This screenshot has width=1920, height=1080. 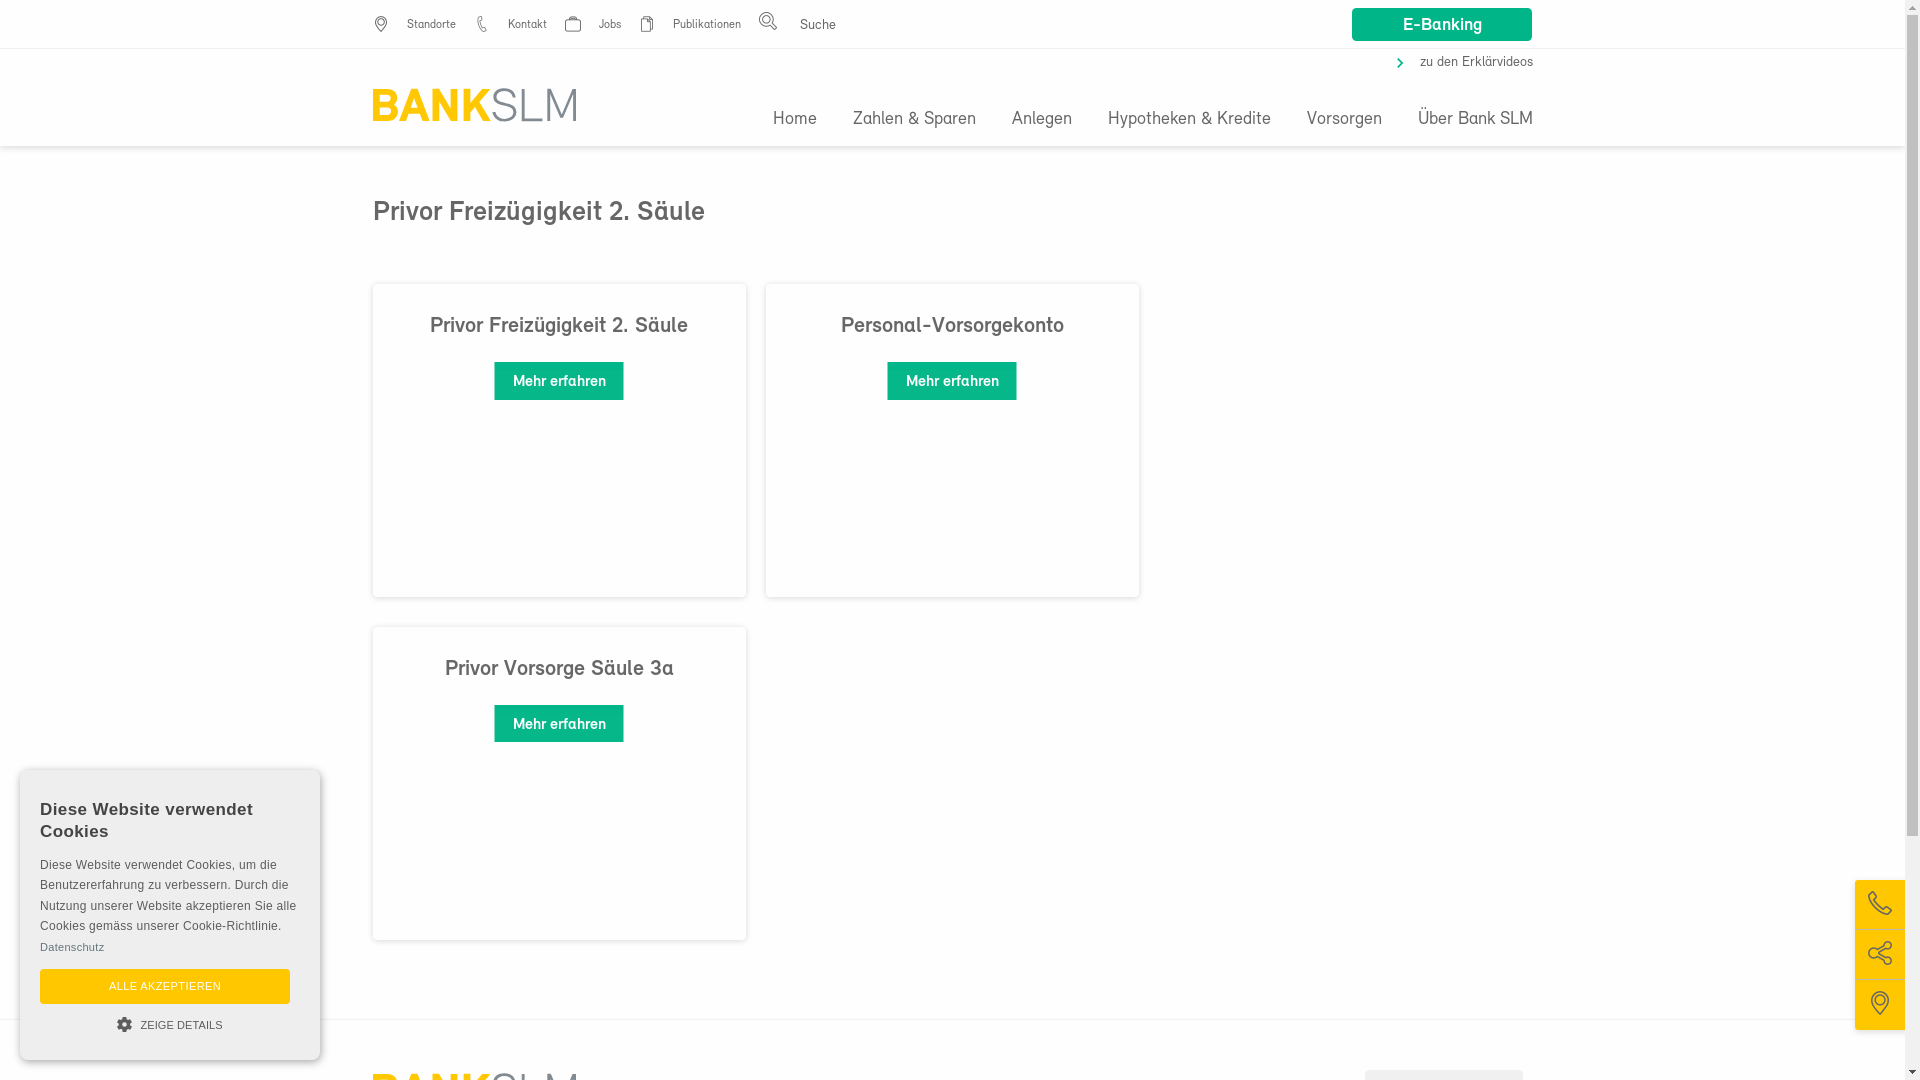 What do you see at coordinates (1352, 24) in the screenshot?
I see `'E-Banking'` at bounding box center [1352, 24].